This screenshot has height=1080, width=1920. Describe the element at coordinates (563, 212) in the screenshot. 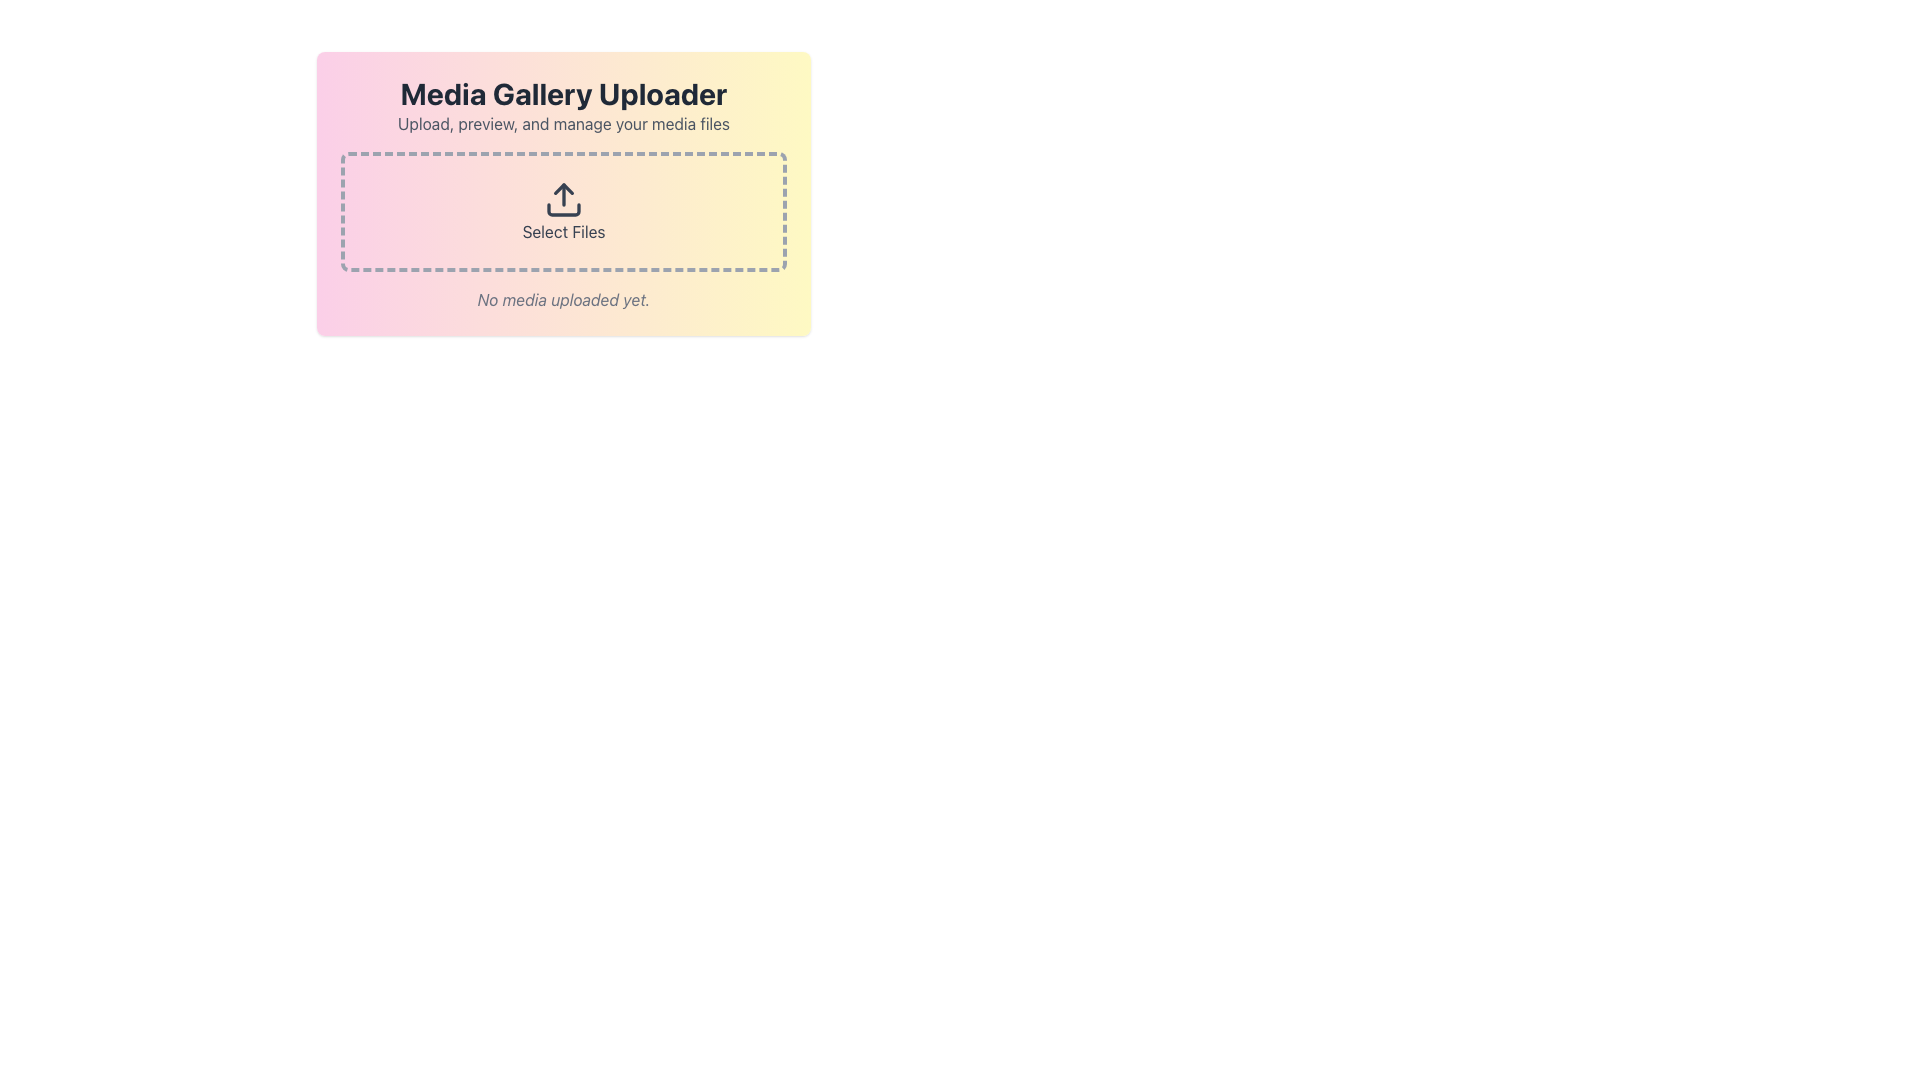

I see `the file upload button located within the 'Media Gallery Uploader' interface` at that location.